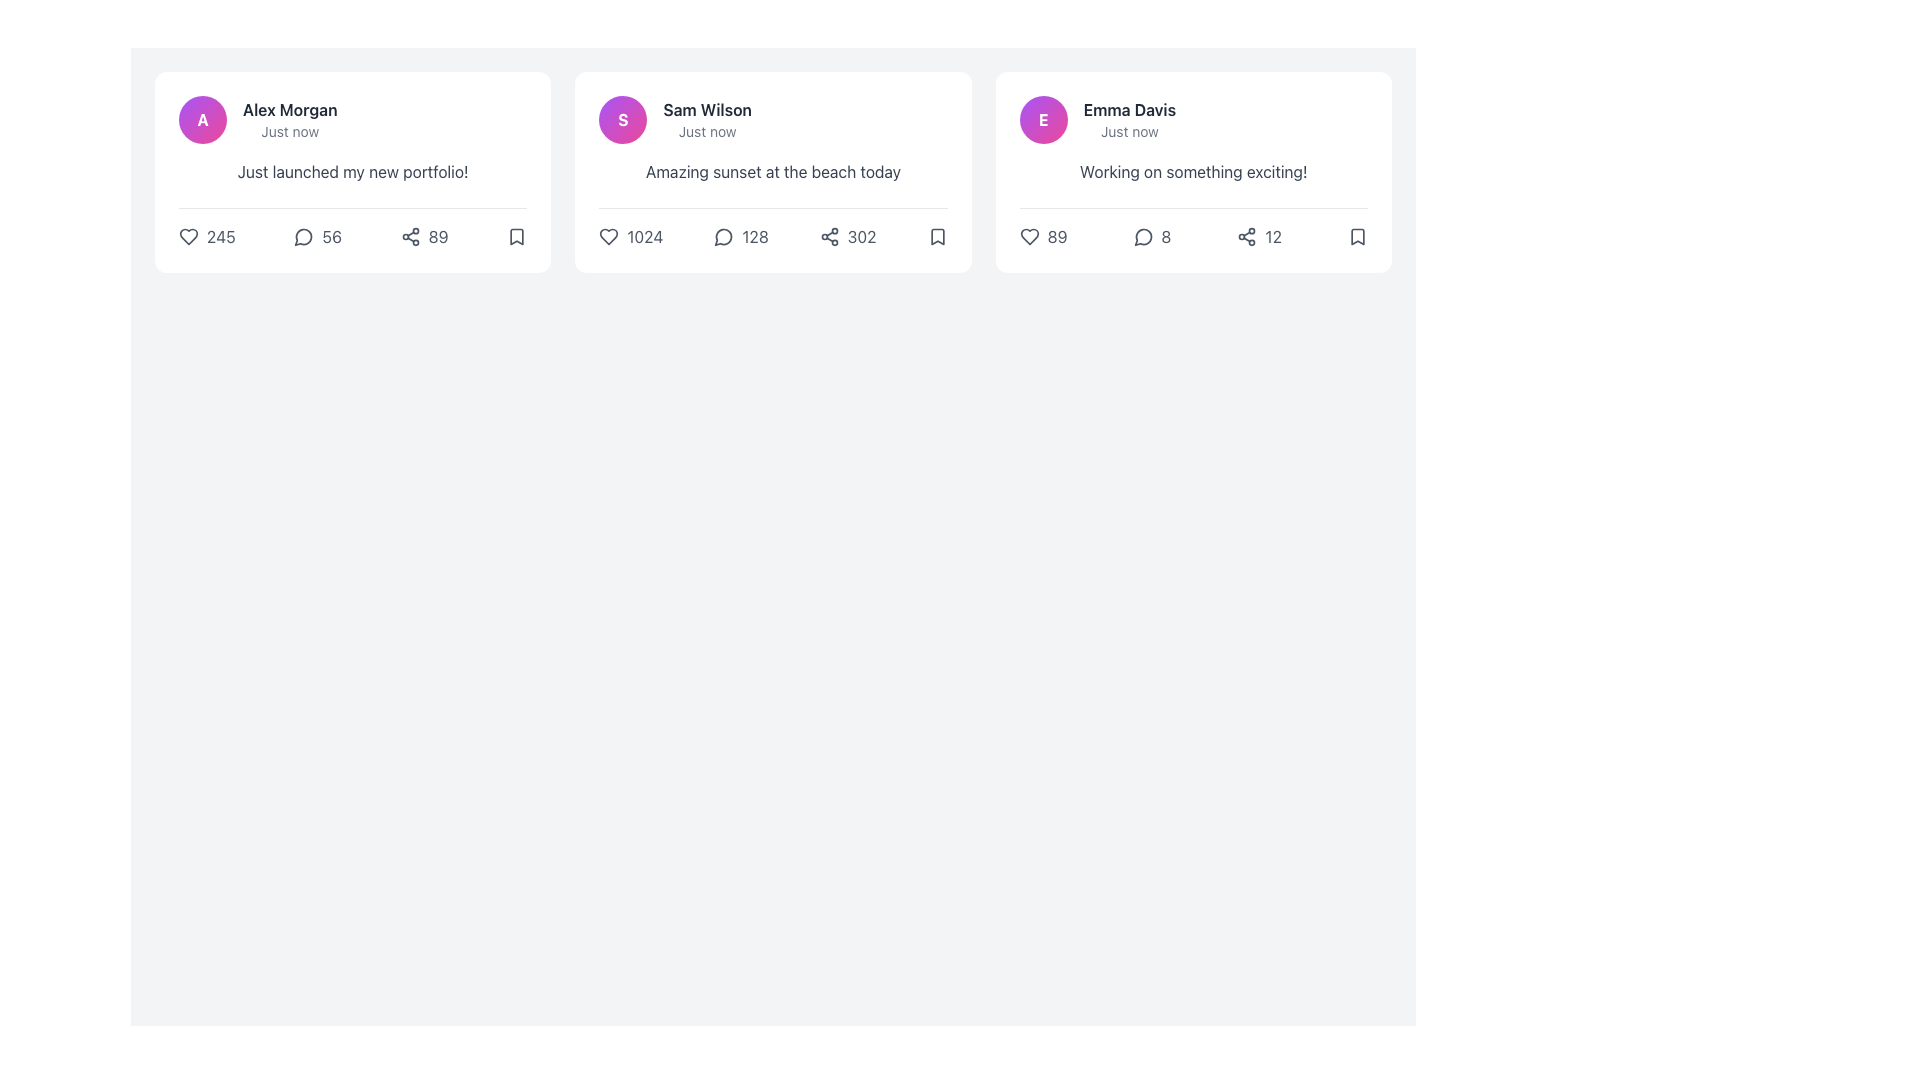  What do you see at coordinates (1258, 235) in the screenshot?
I see `the interactive share icon with the numeric label '12' located in the lower-right area of the post card associated with user Emma Davis` at bounding box center [1258, 235].